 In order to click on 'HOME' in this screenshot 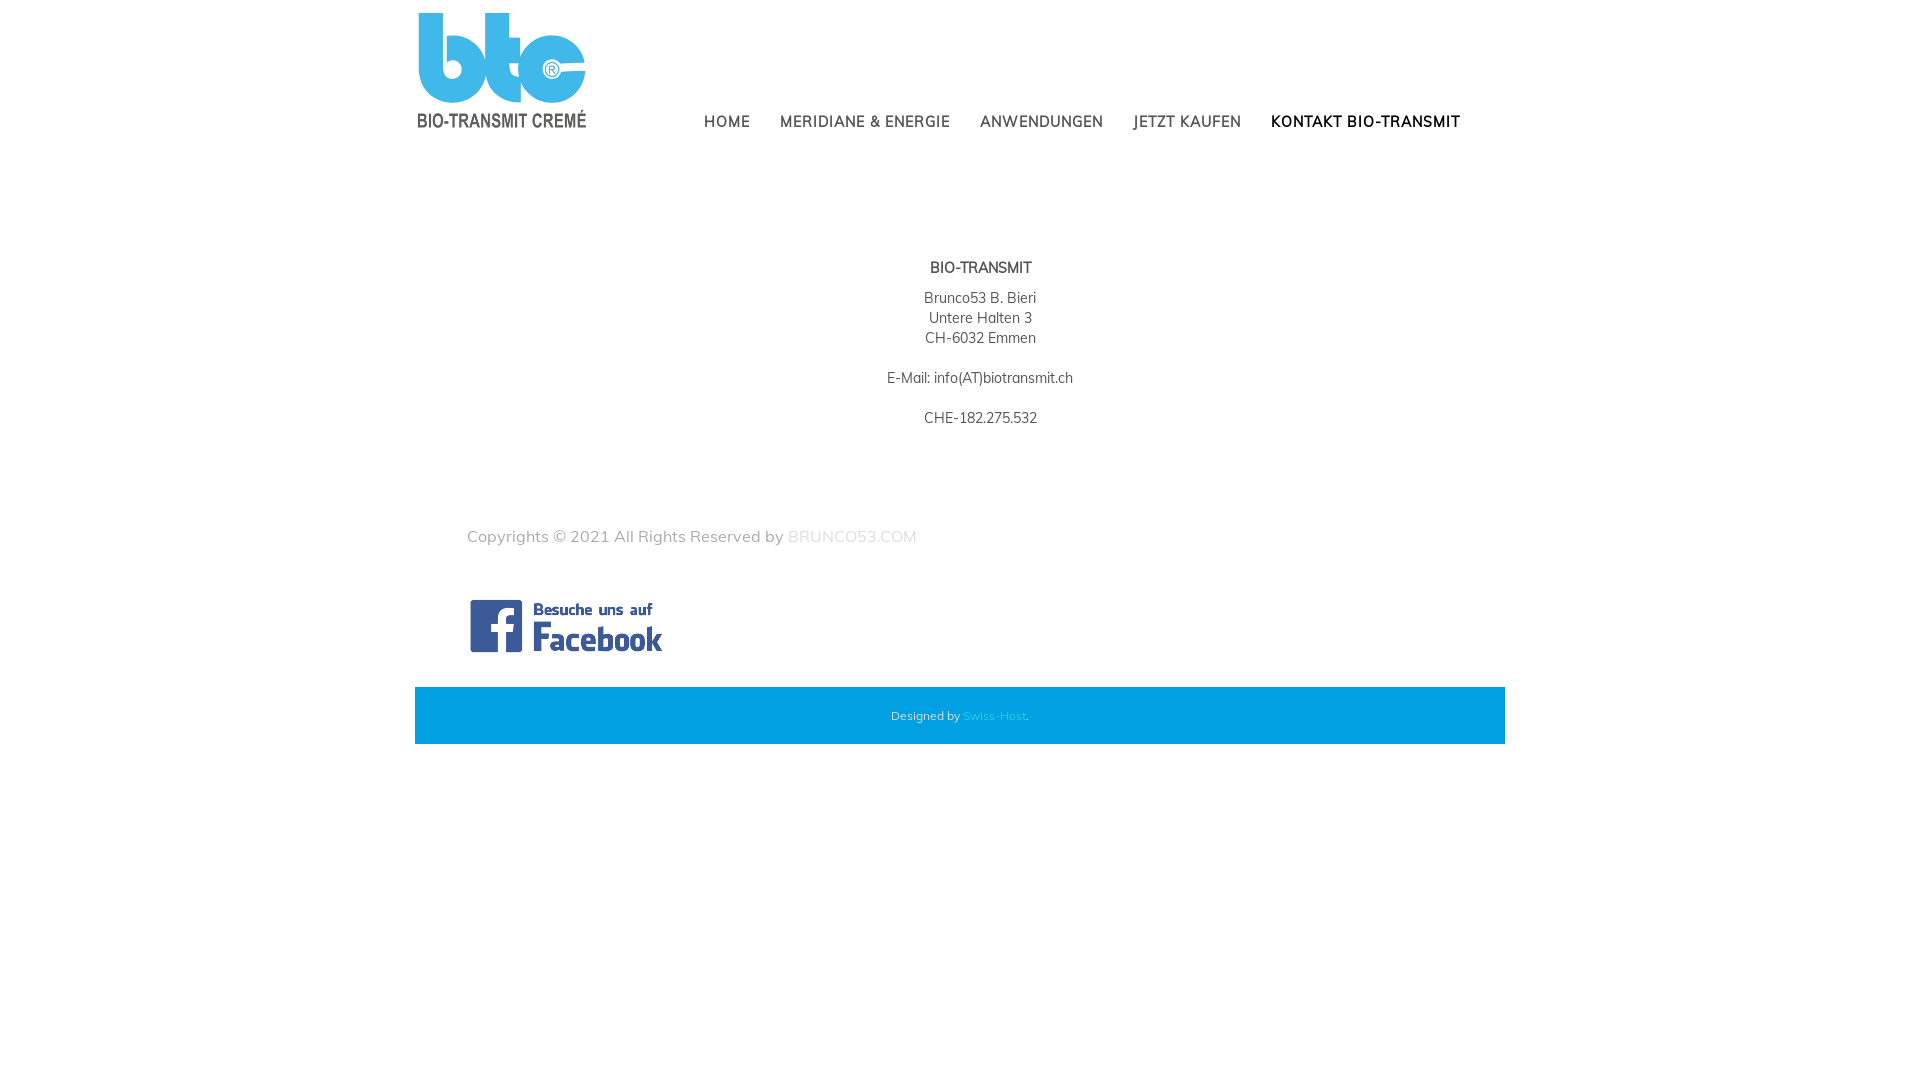, I will do `click(725, 122)`.